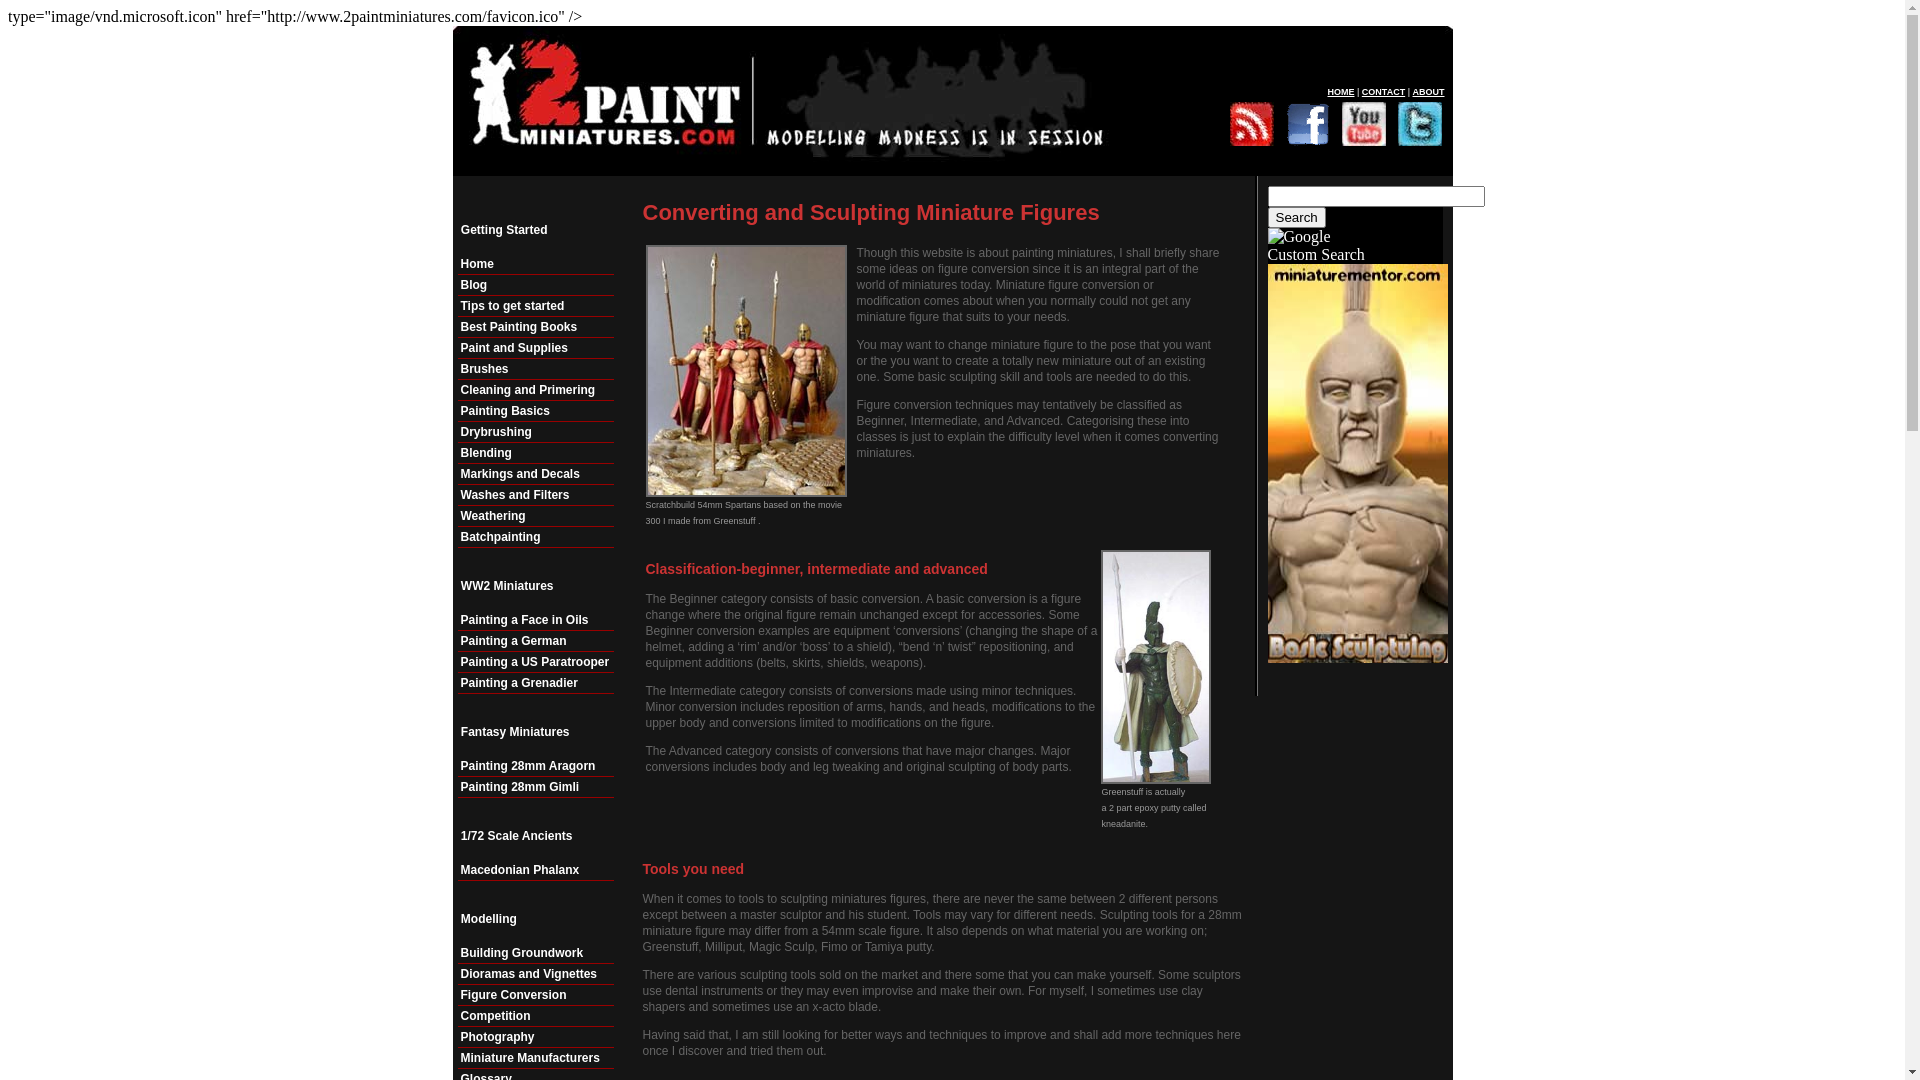 The width and height of the screenshot is (1920, 1080). Describe the element at coordinates (536, 619) in the screenshot. I see `'Painting a Face in Oils'` at that location.